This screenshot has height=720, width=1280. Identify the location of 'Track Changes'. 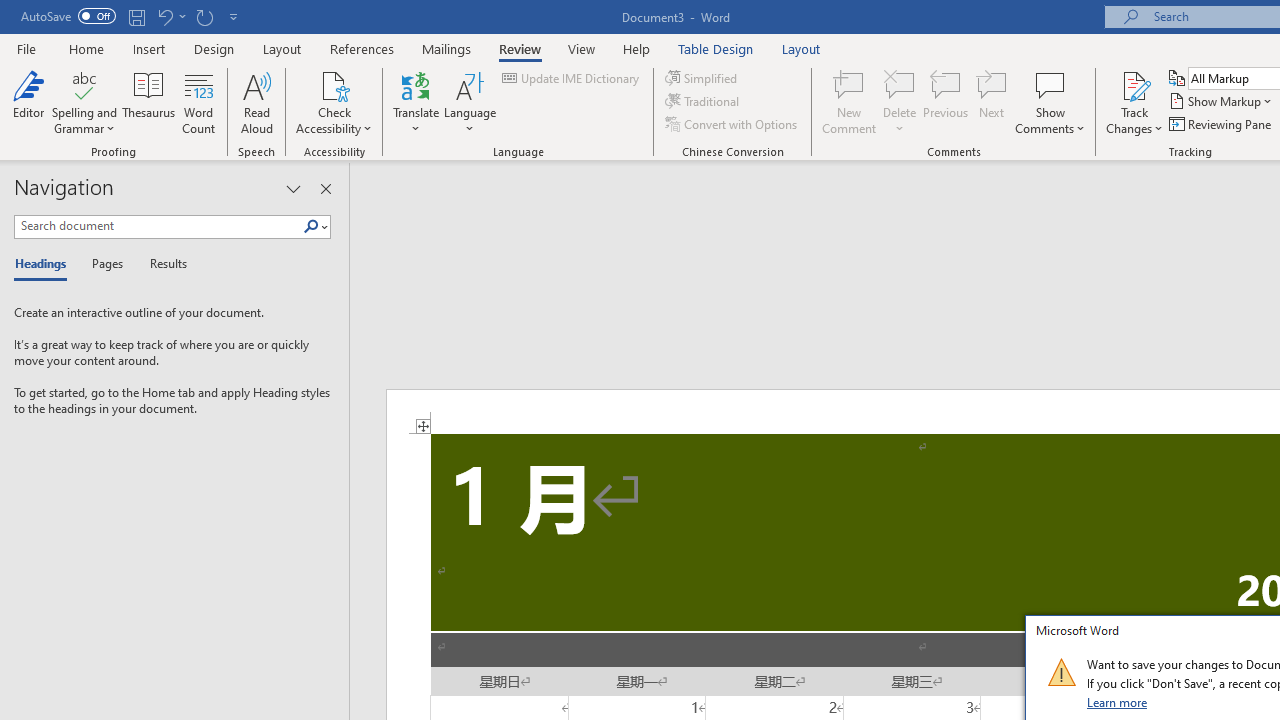
(1134, 103).